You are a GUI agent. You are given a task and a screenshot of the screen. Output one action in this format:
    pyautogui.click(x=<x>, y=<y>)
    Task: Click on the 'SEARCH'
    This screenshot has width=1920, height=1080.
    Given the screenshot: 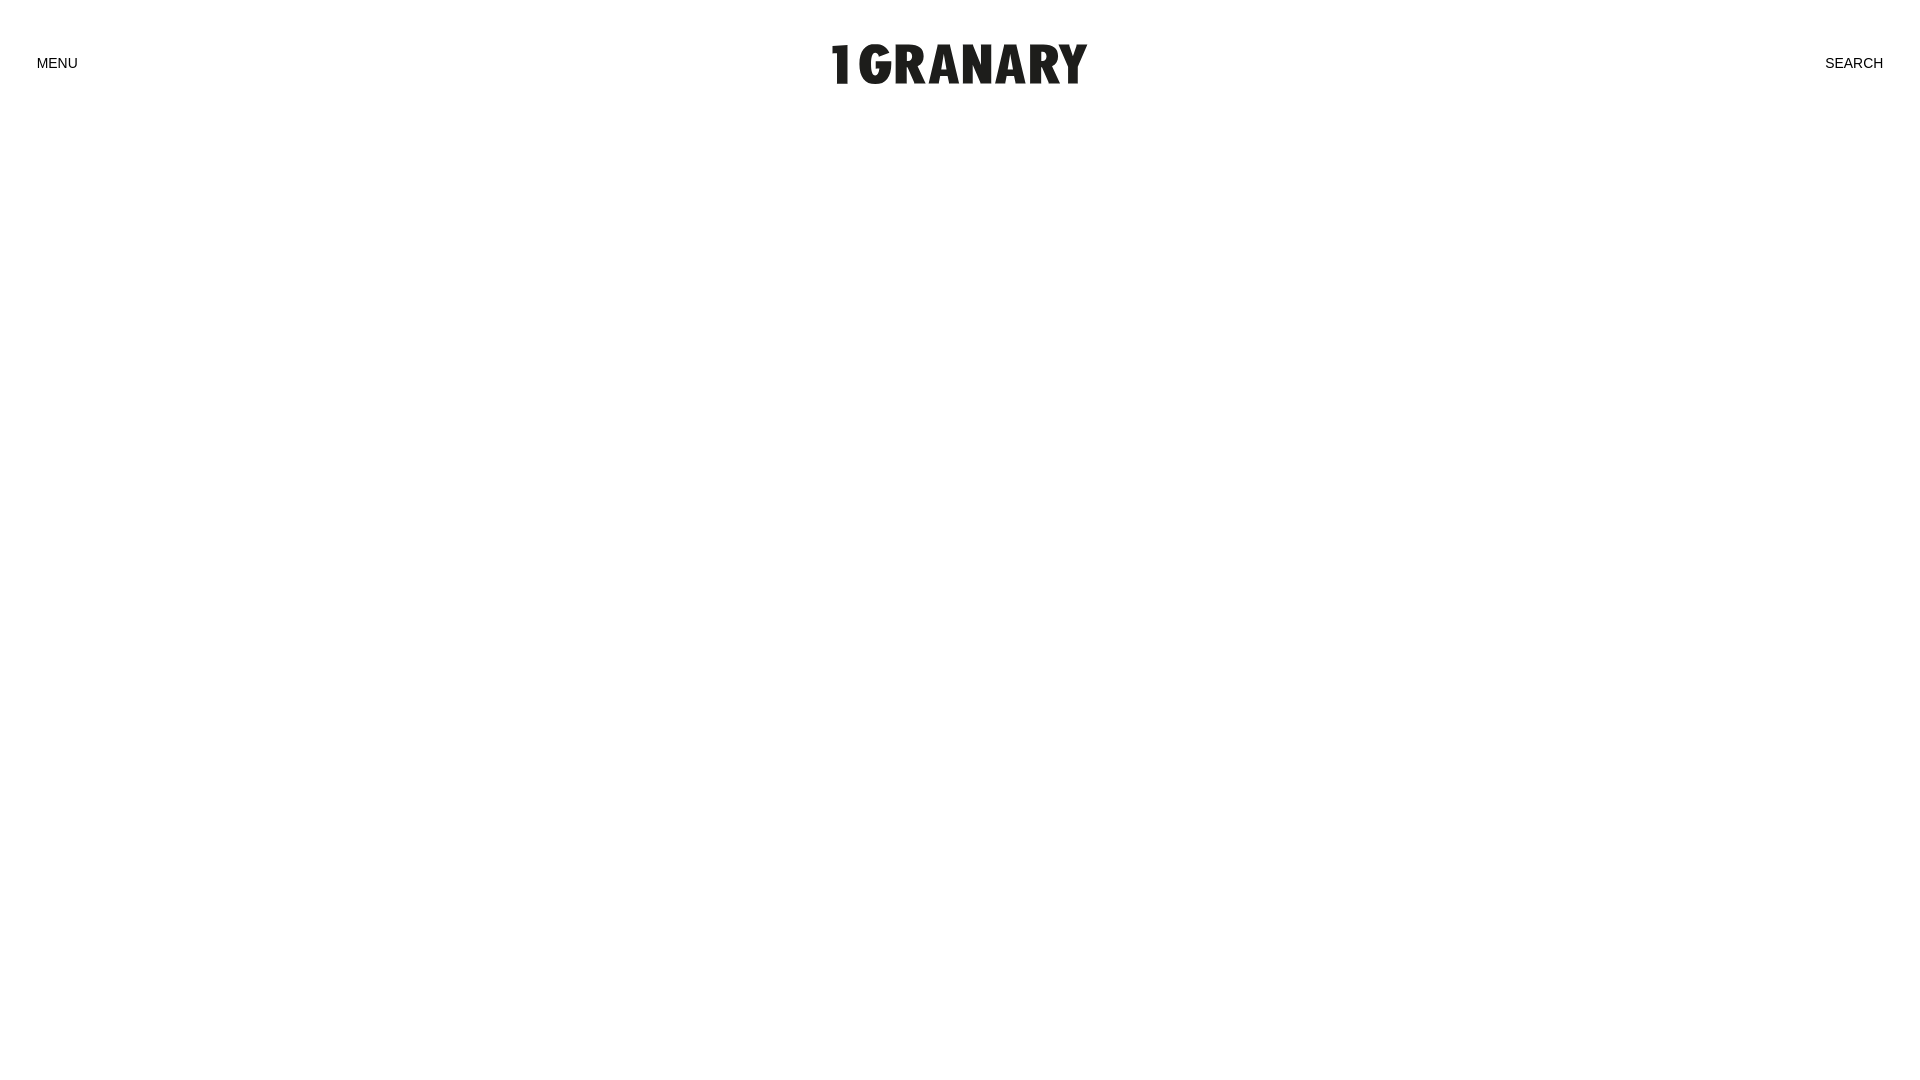 What is the action you would take?
    pyautogui.click(x=1852, y=63)
    